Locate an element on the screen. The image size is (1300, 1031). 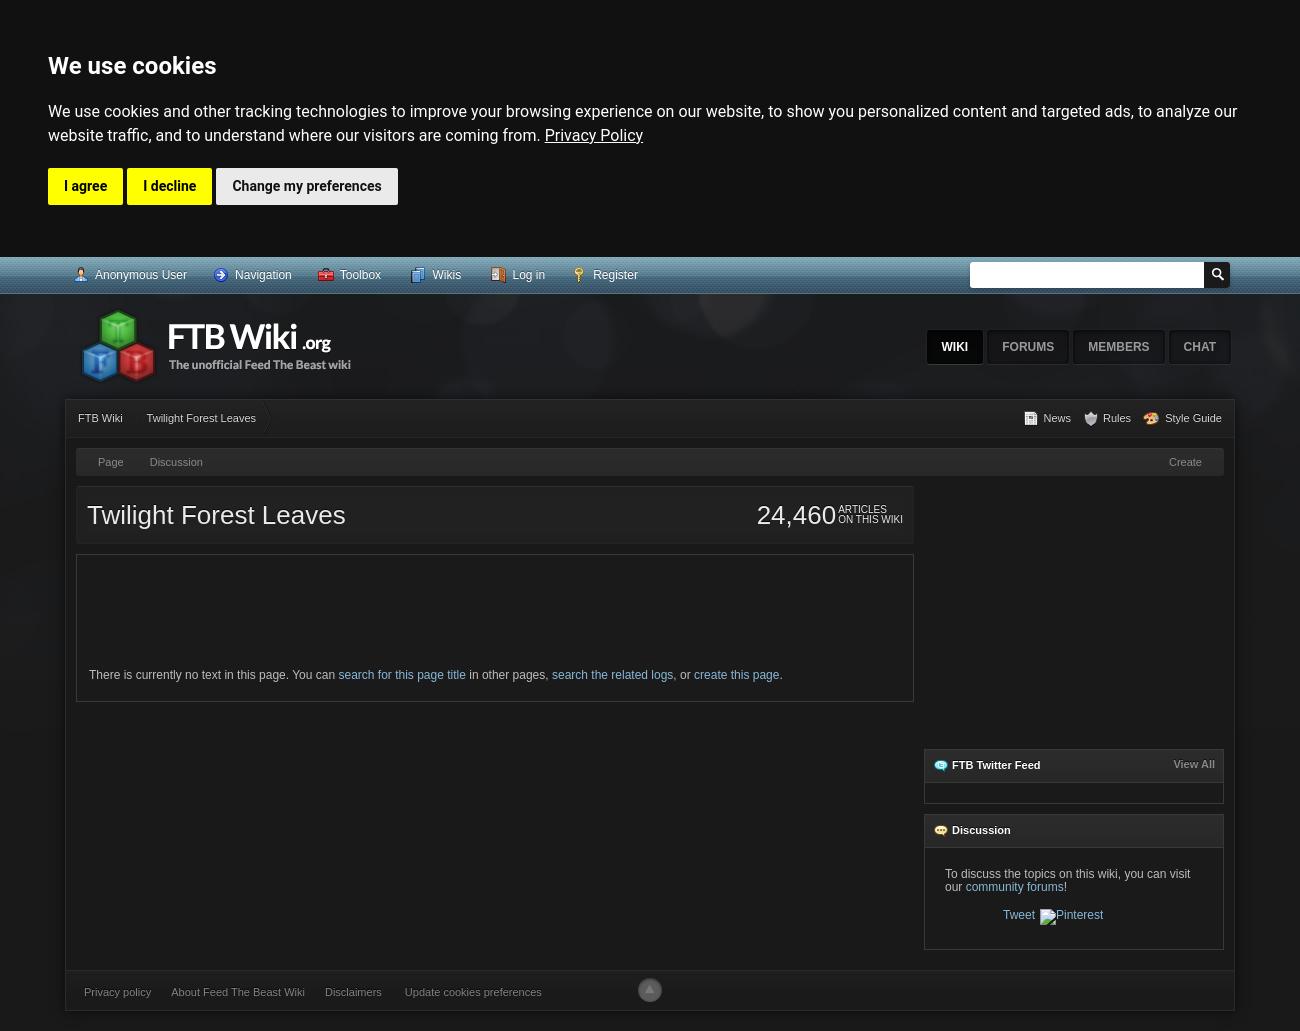
',
or' is located at coordinates (682, 673).